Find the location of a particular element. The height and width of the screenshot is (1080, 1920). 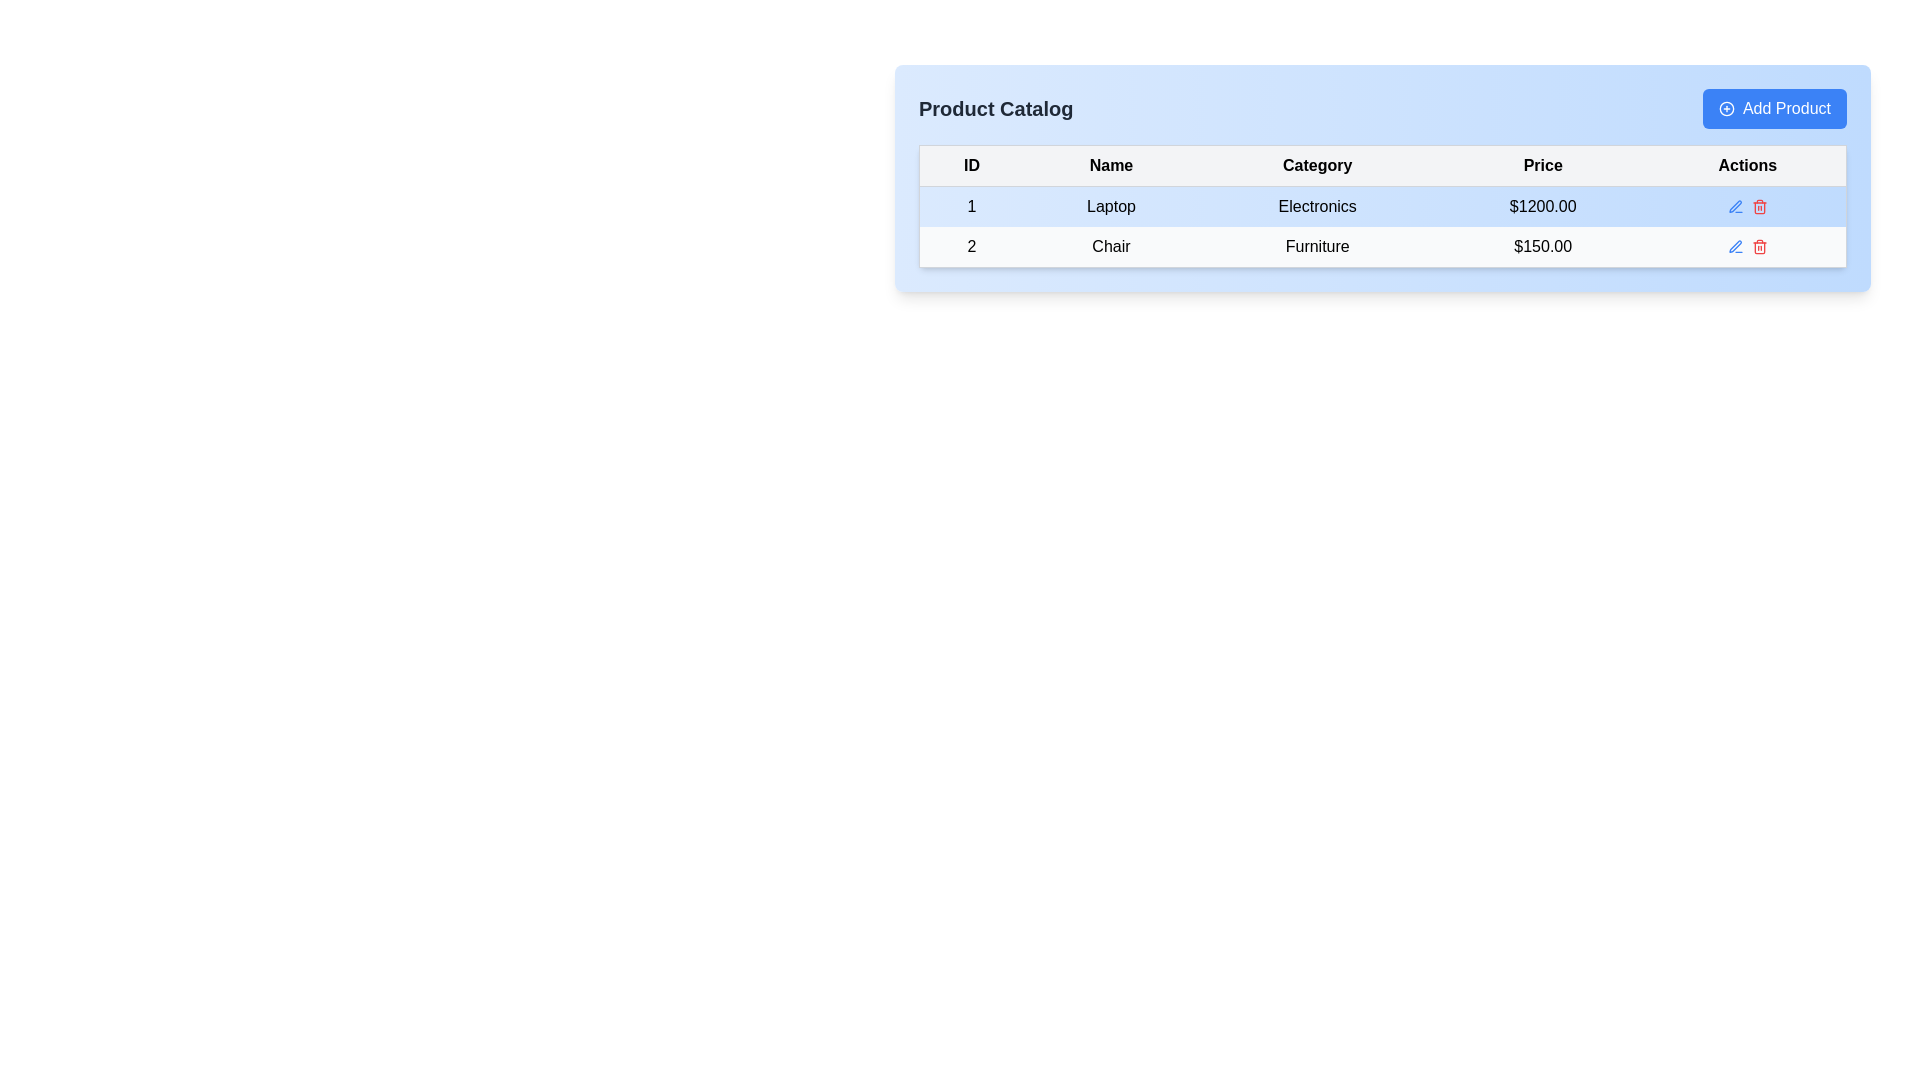

the 'Name' table header cell, which is the second column header in the table, presented in bold black font on a light gray background is located at coordinates (1110, 164).